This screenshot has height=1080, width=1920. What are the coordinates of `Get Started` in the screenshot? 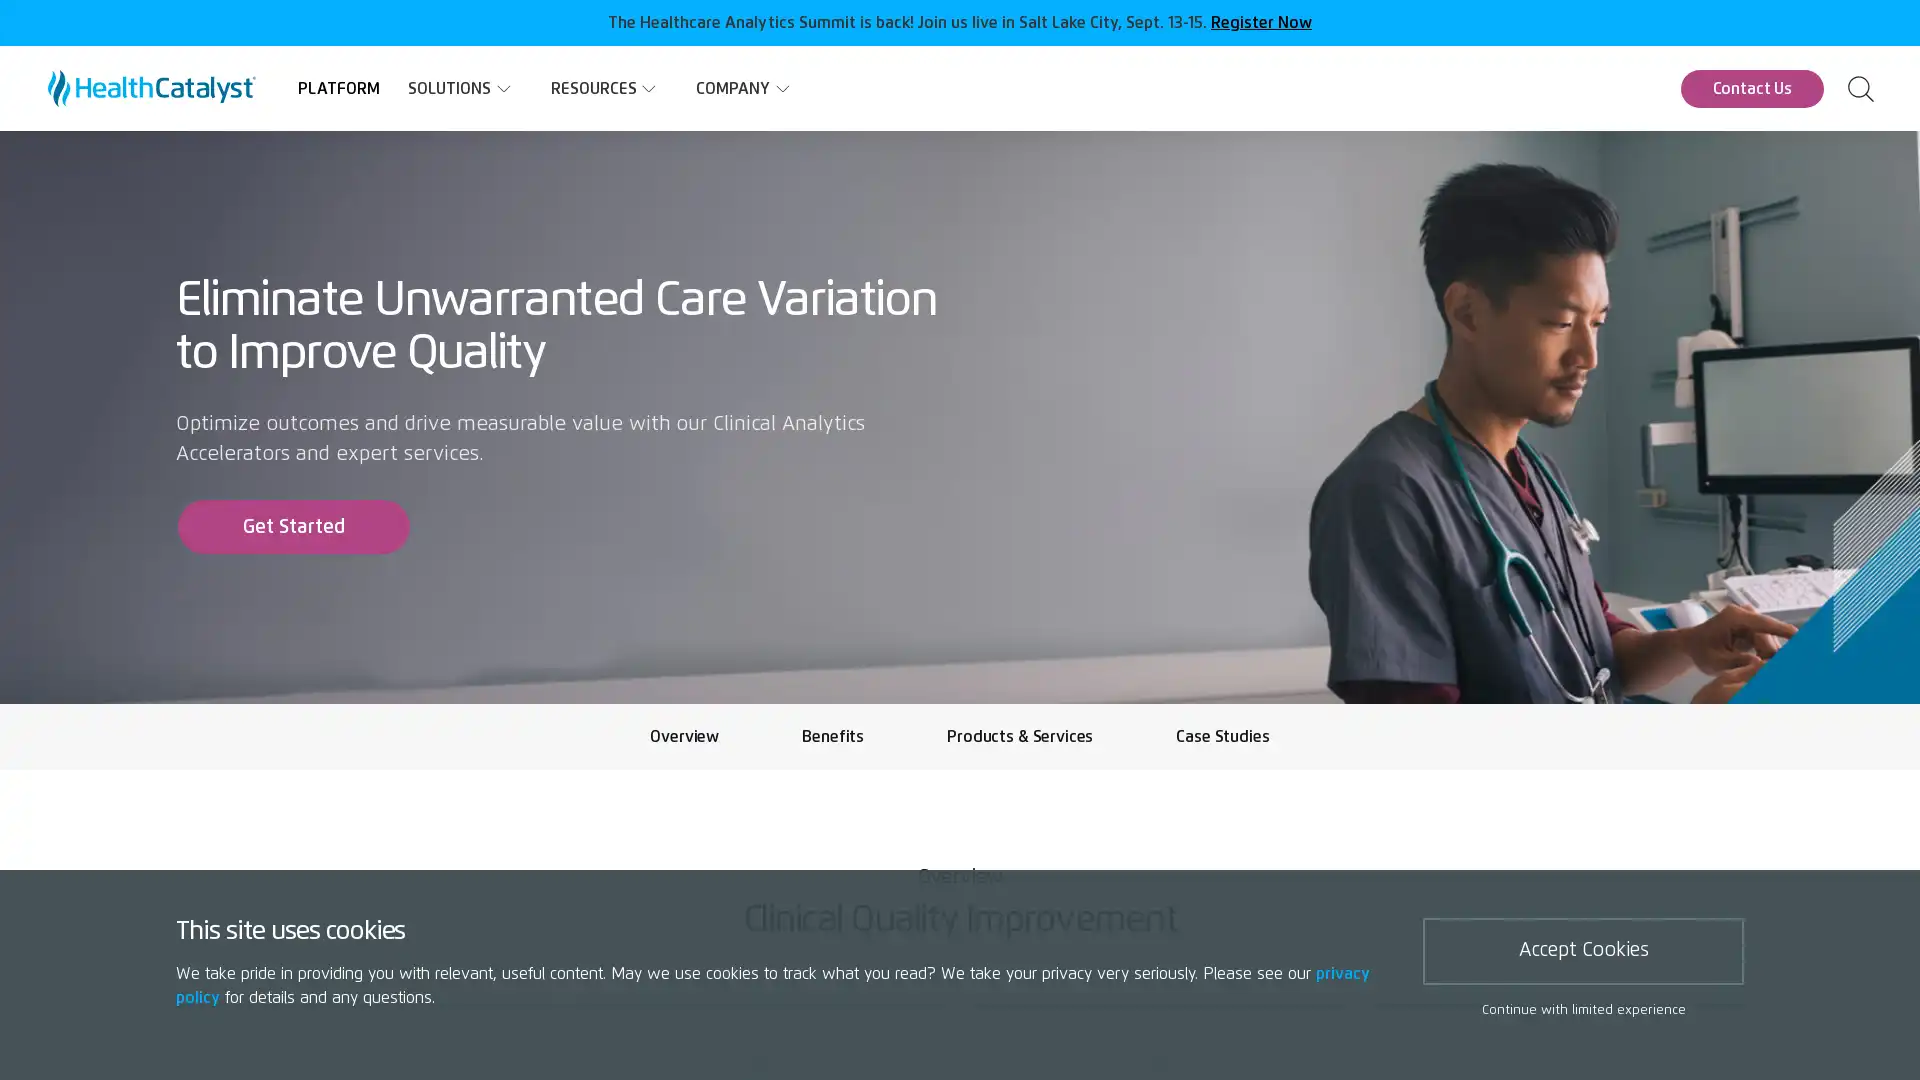 It's located at (292, 526).